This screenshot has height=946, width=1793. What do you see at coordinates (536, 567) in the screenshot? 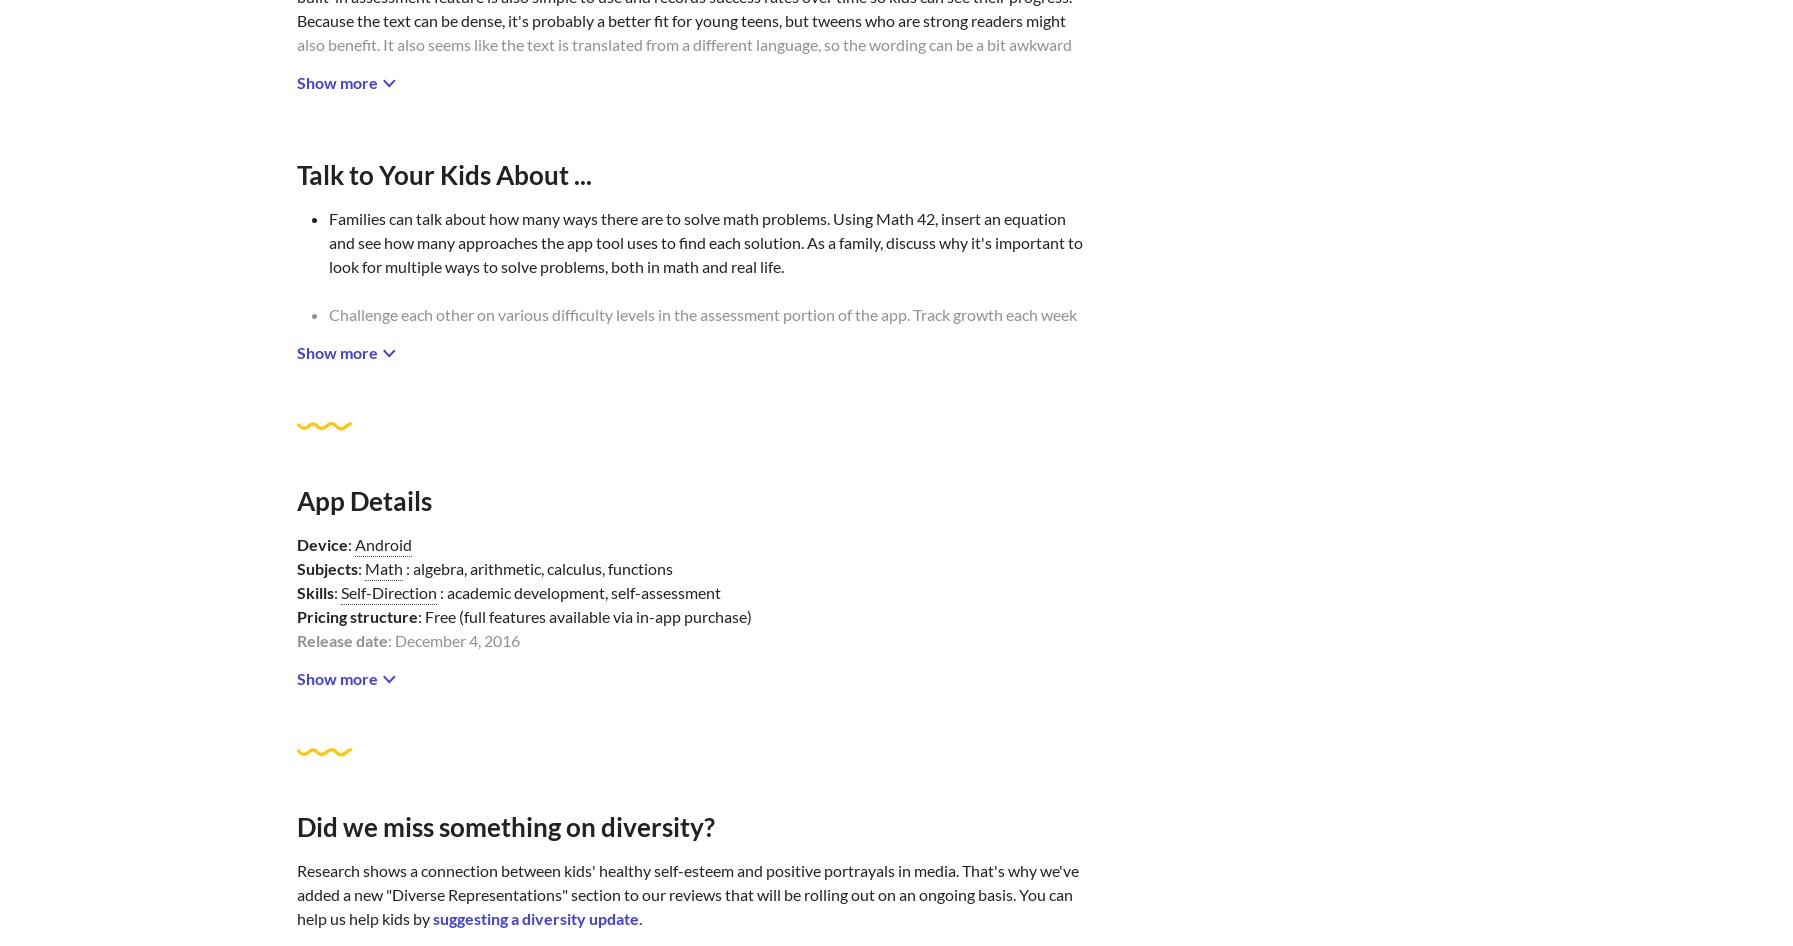
I see `':
  

                    
    algebra, 
  

                    
    arithmetic, 
  

                    
    calculus, 
  

                    
    functions'` at bounding box center [536, 567].